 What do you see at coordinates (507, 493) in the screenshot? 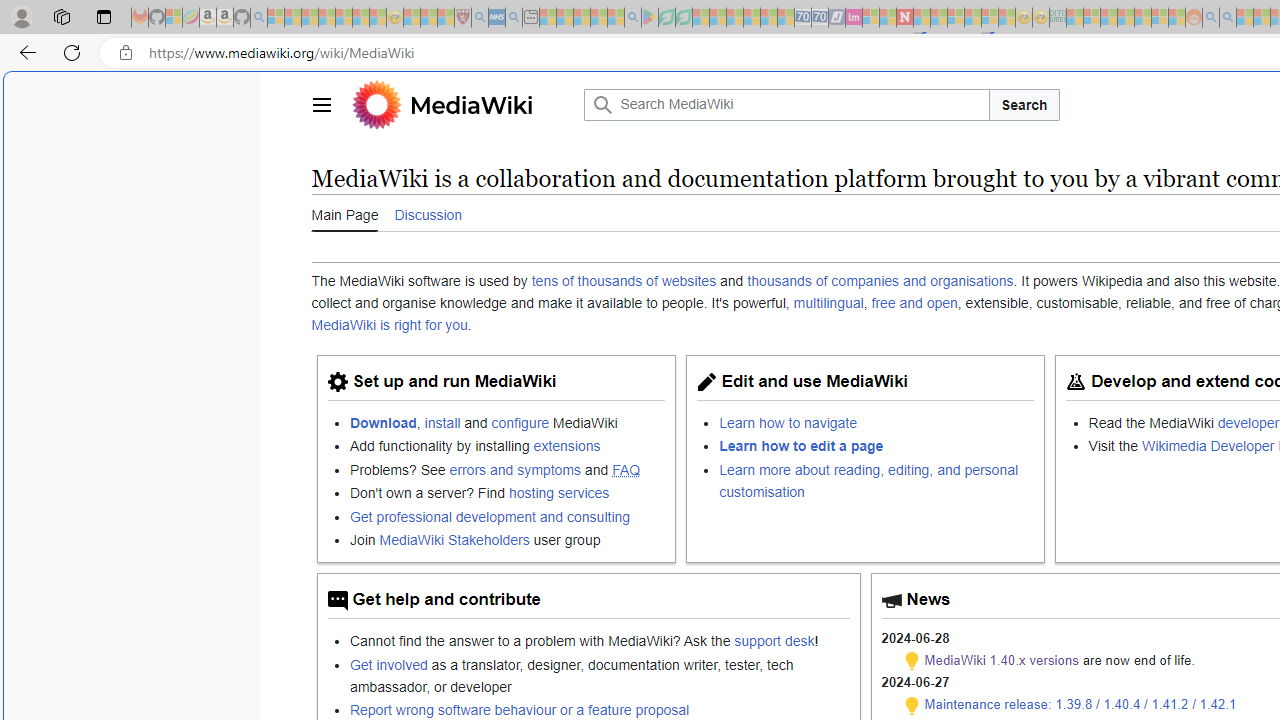
I see `'Don'` at bounding box center [507, 493].